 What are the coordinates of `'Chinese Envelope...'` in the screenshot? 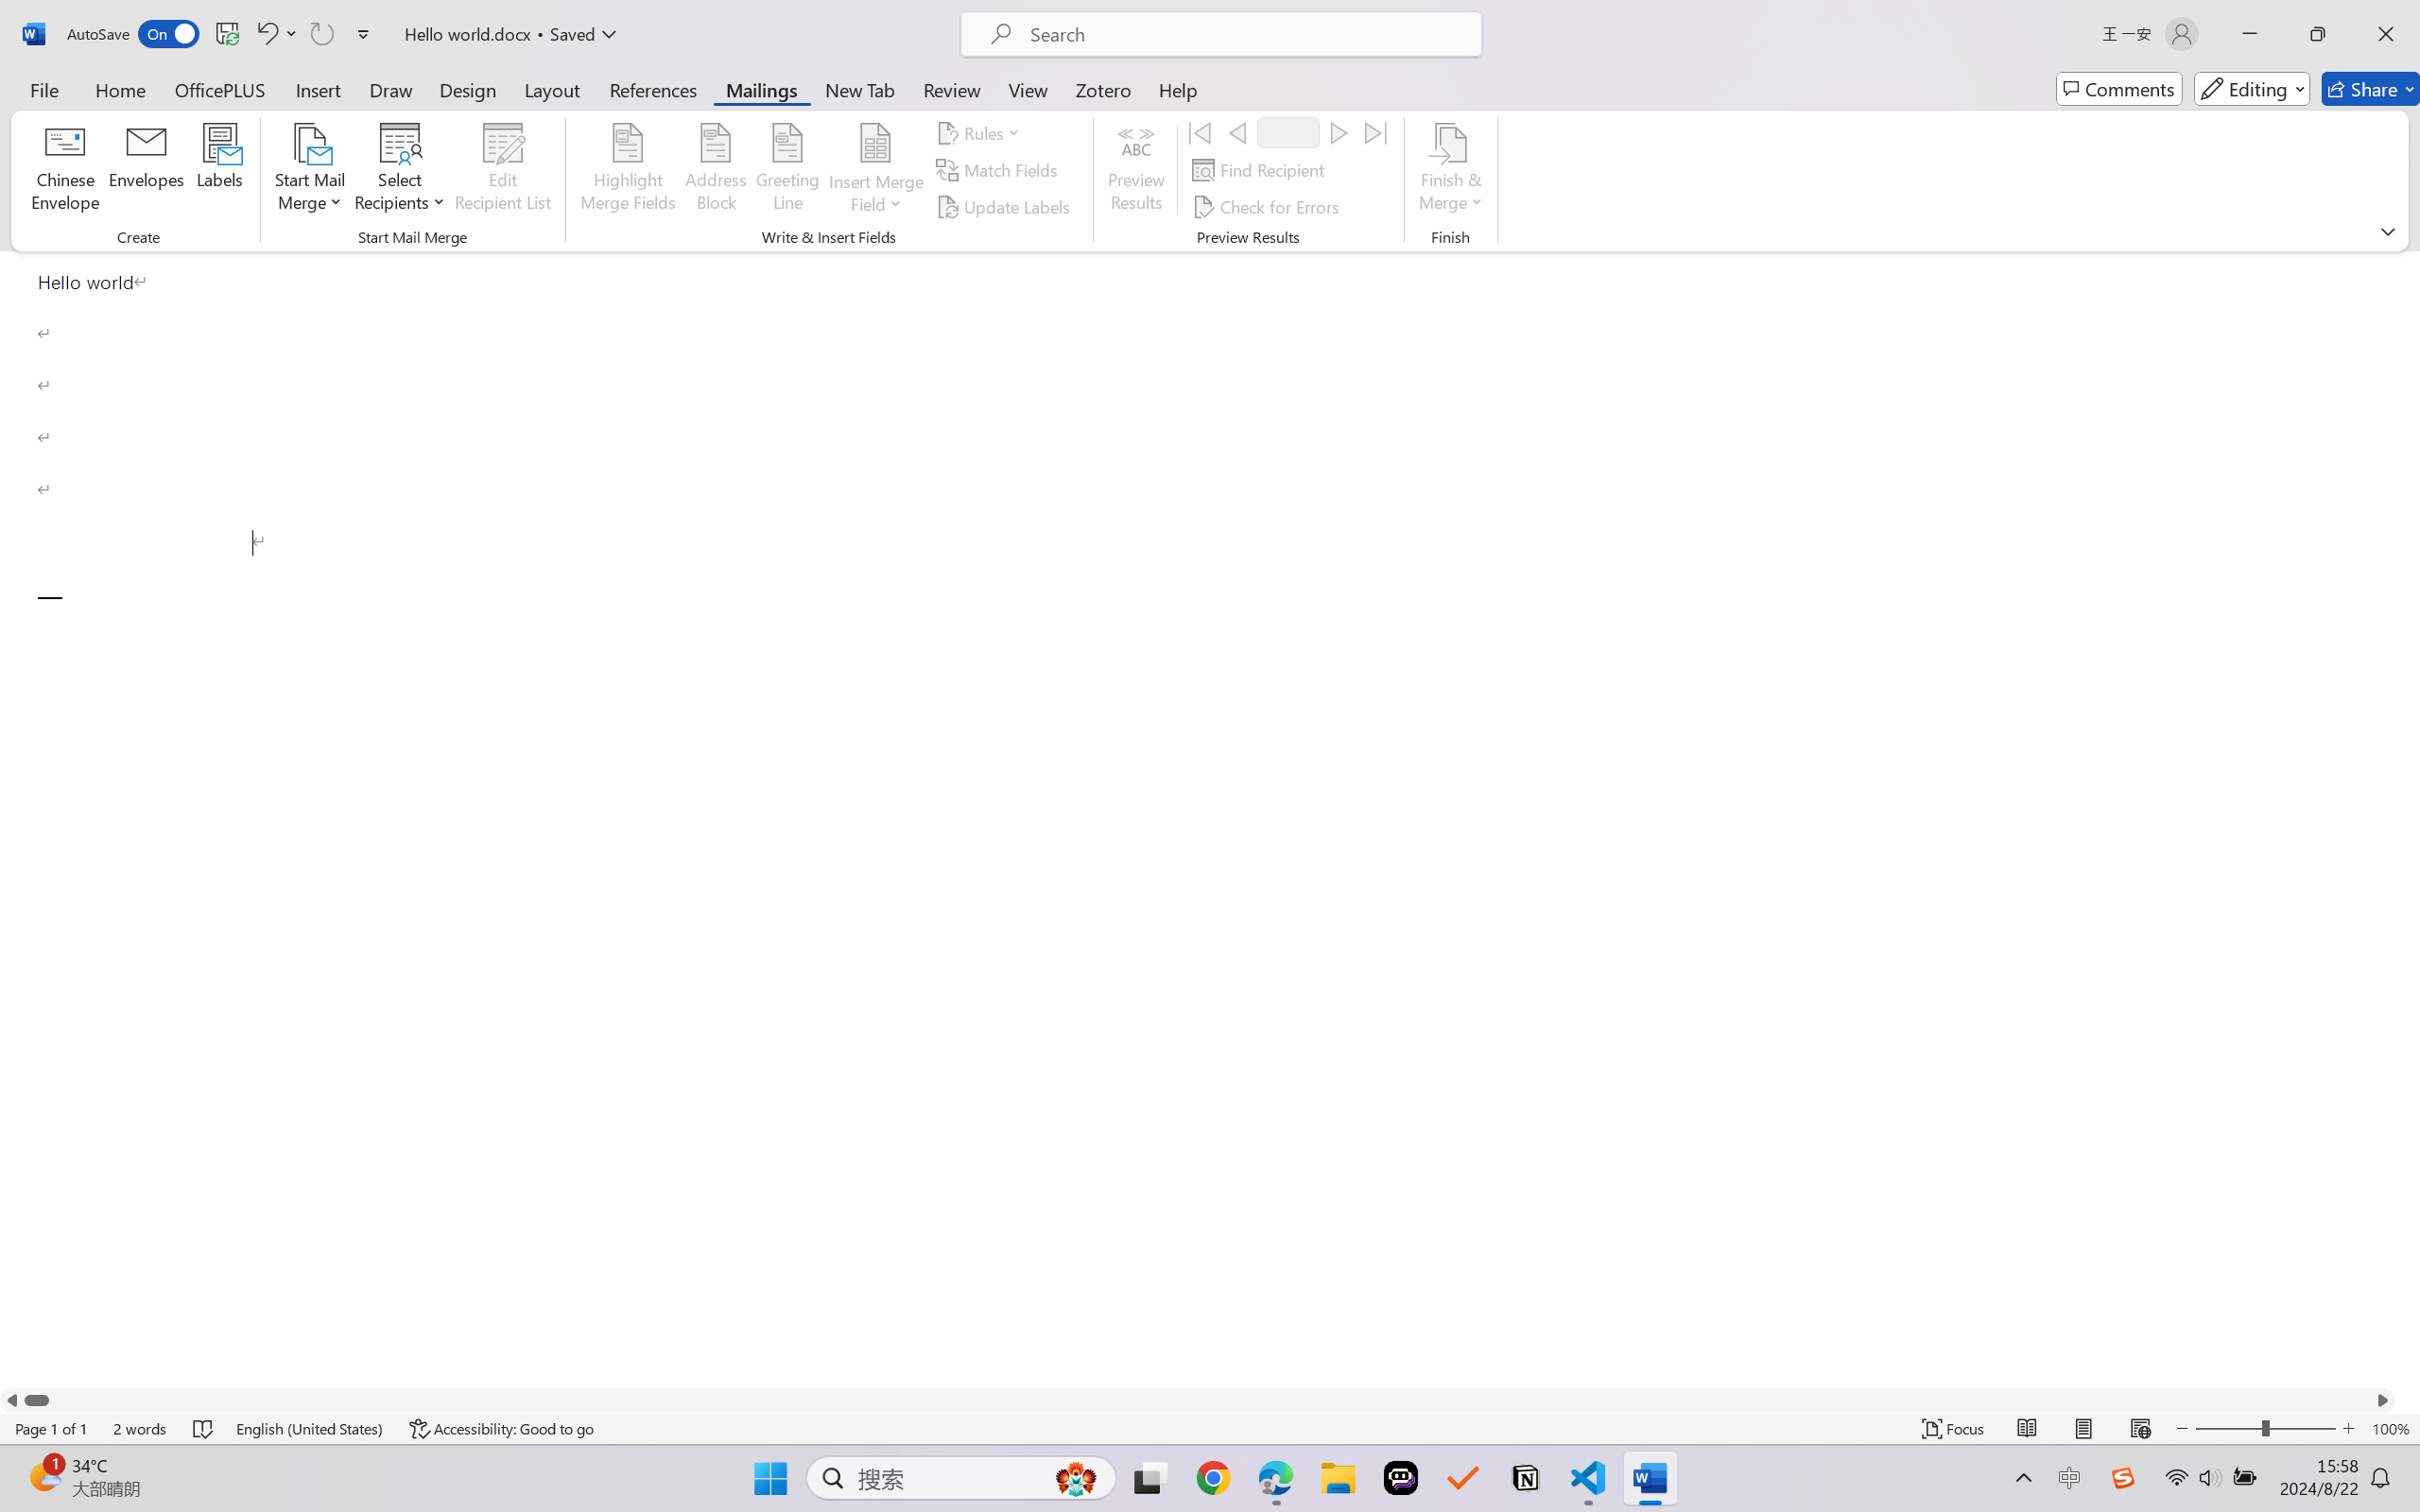 It's located at (65, 170).